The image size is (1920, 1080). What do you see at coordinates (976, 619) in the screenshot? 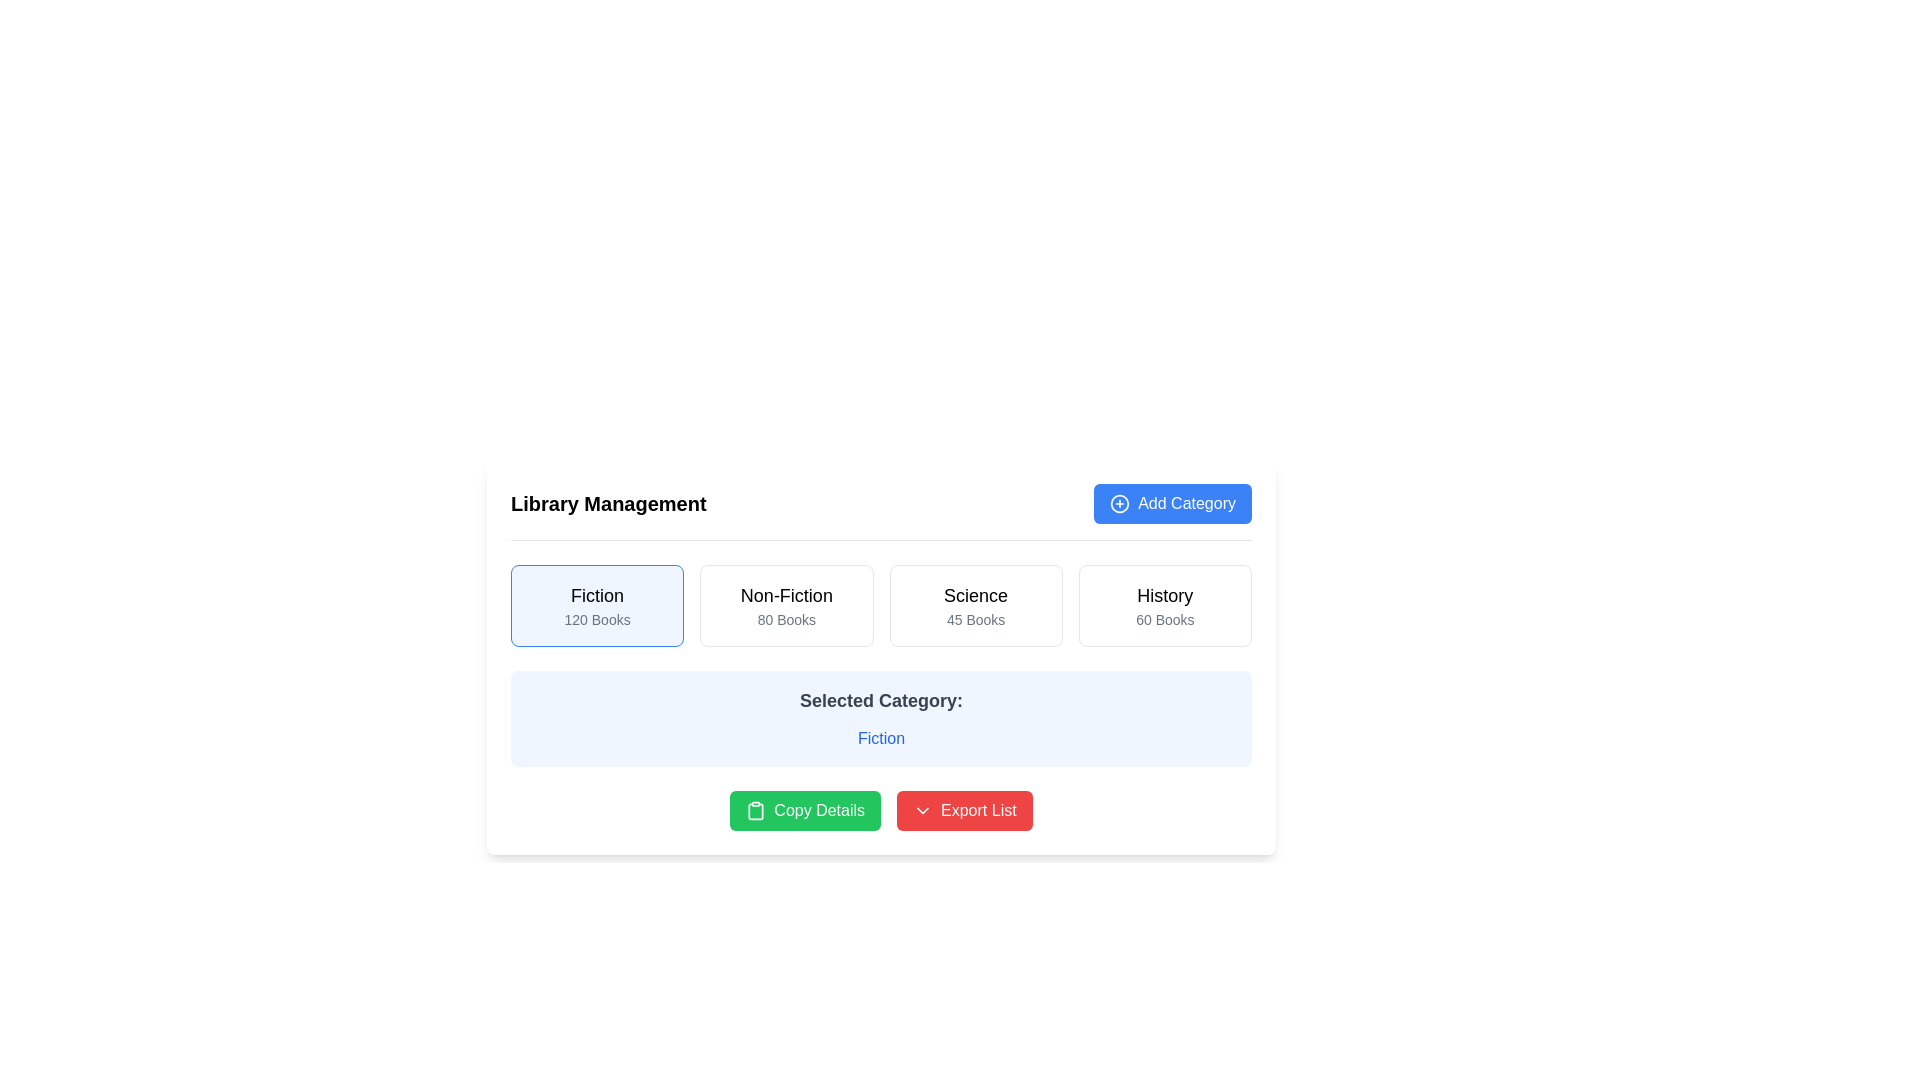
I see `the text label displaying '45 Books', which is located below the 'Science' title in the card labeled 'Science'` at bounding box center [976, 619].